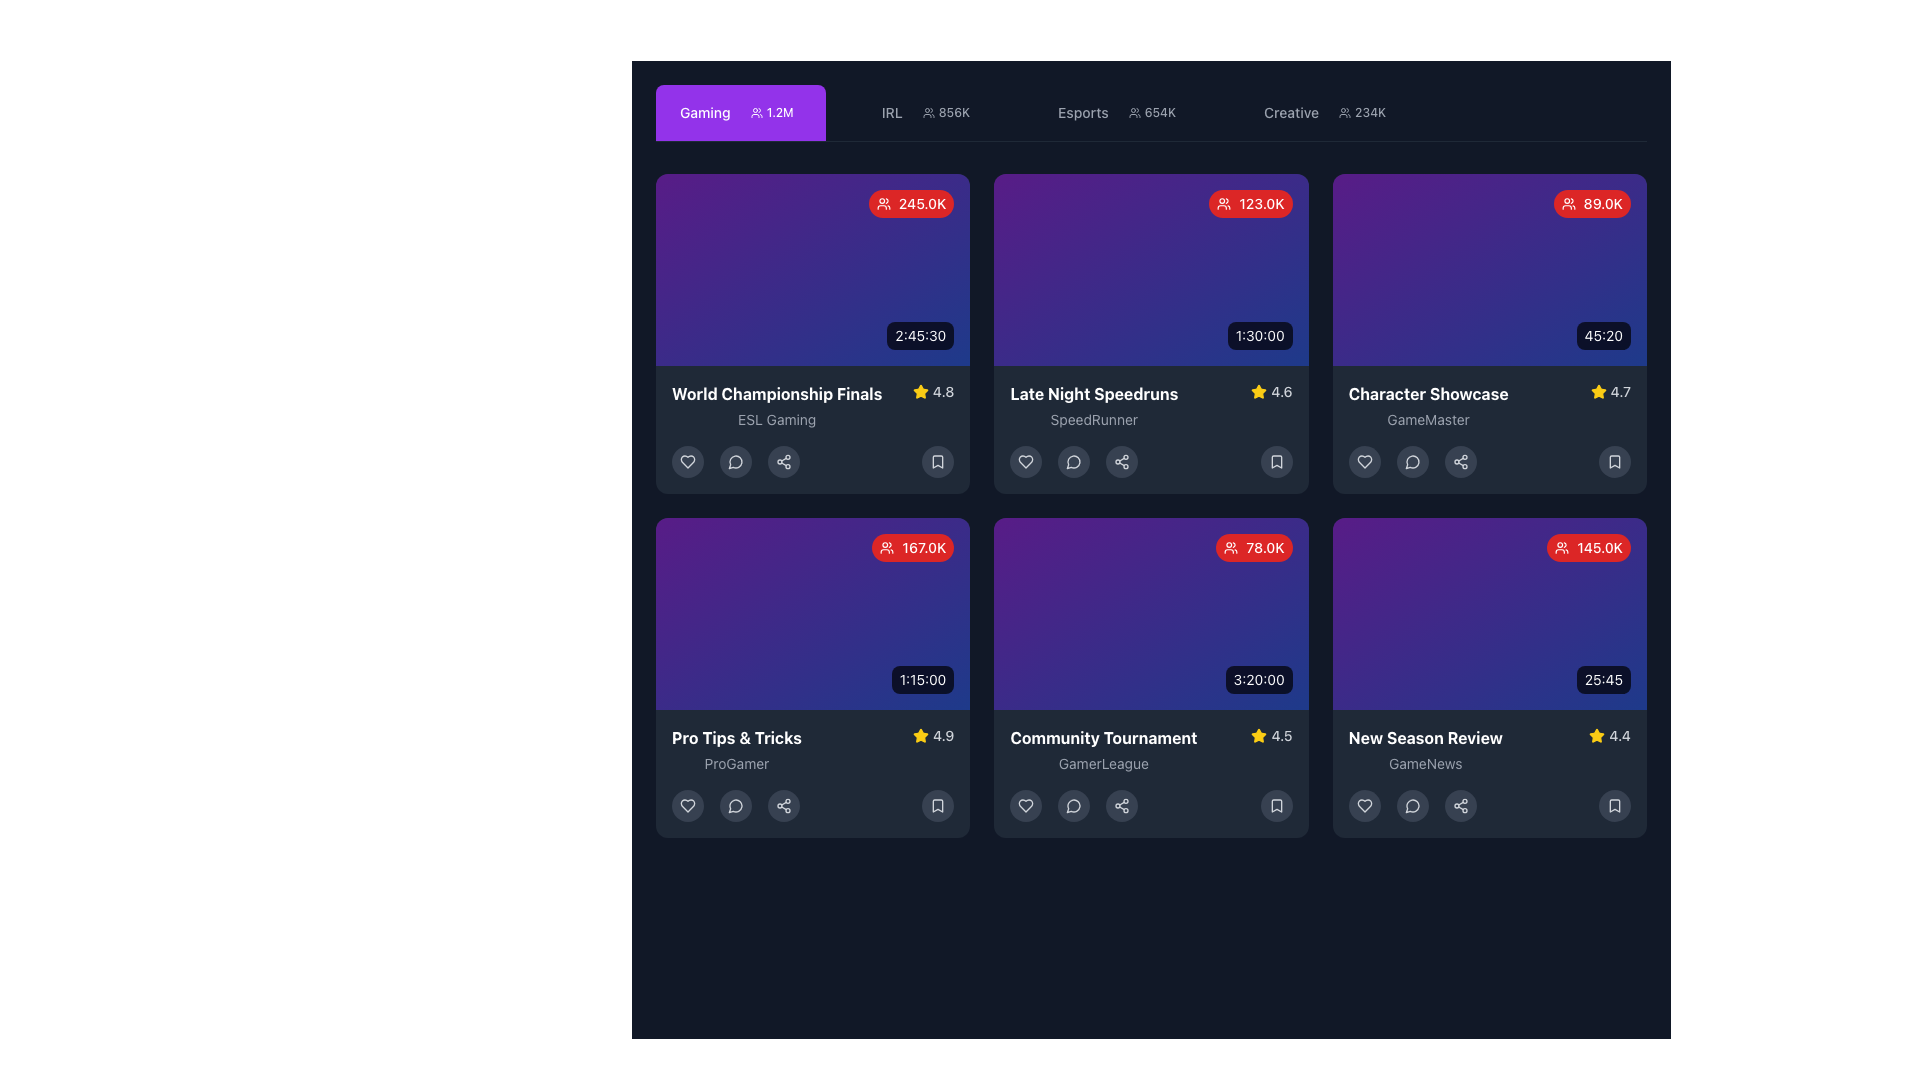  Describe the element at coordinates (928, 112) in the screenshot. I see `the 'IRL' tab-like button with dark background and light gray text` at that location.